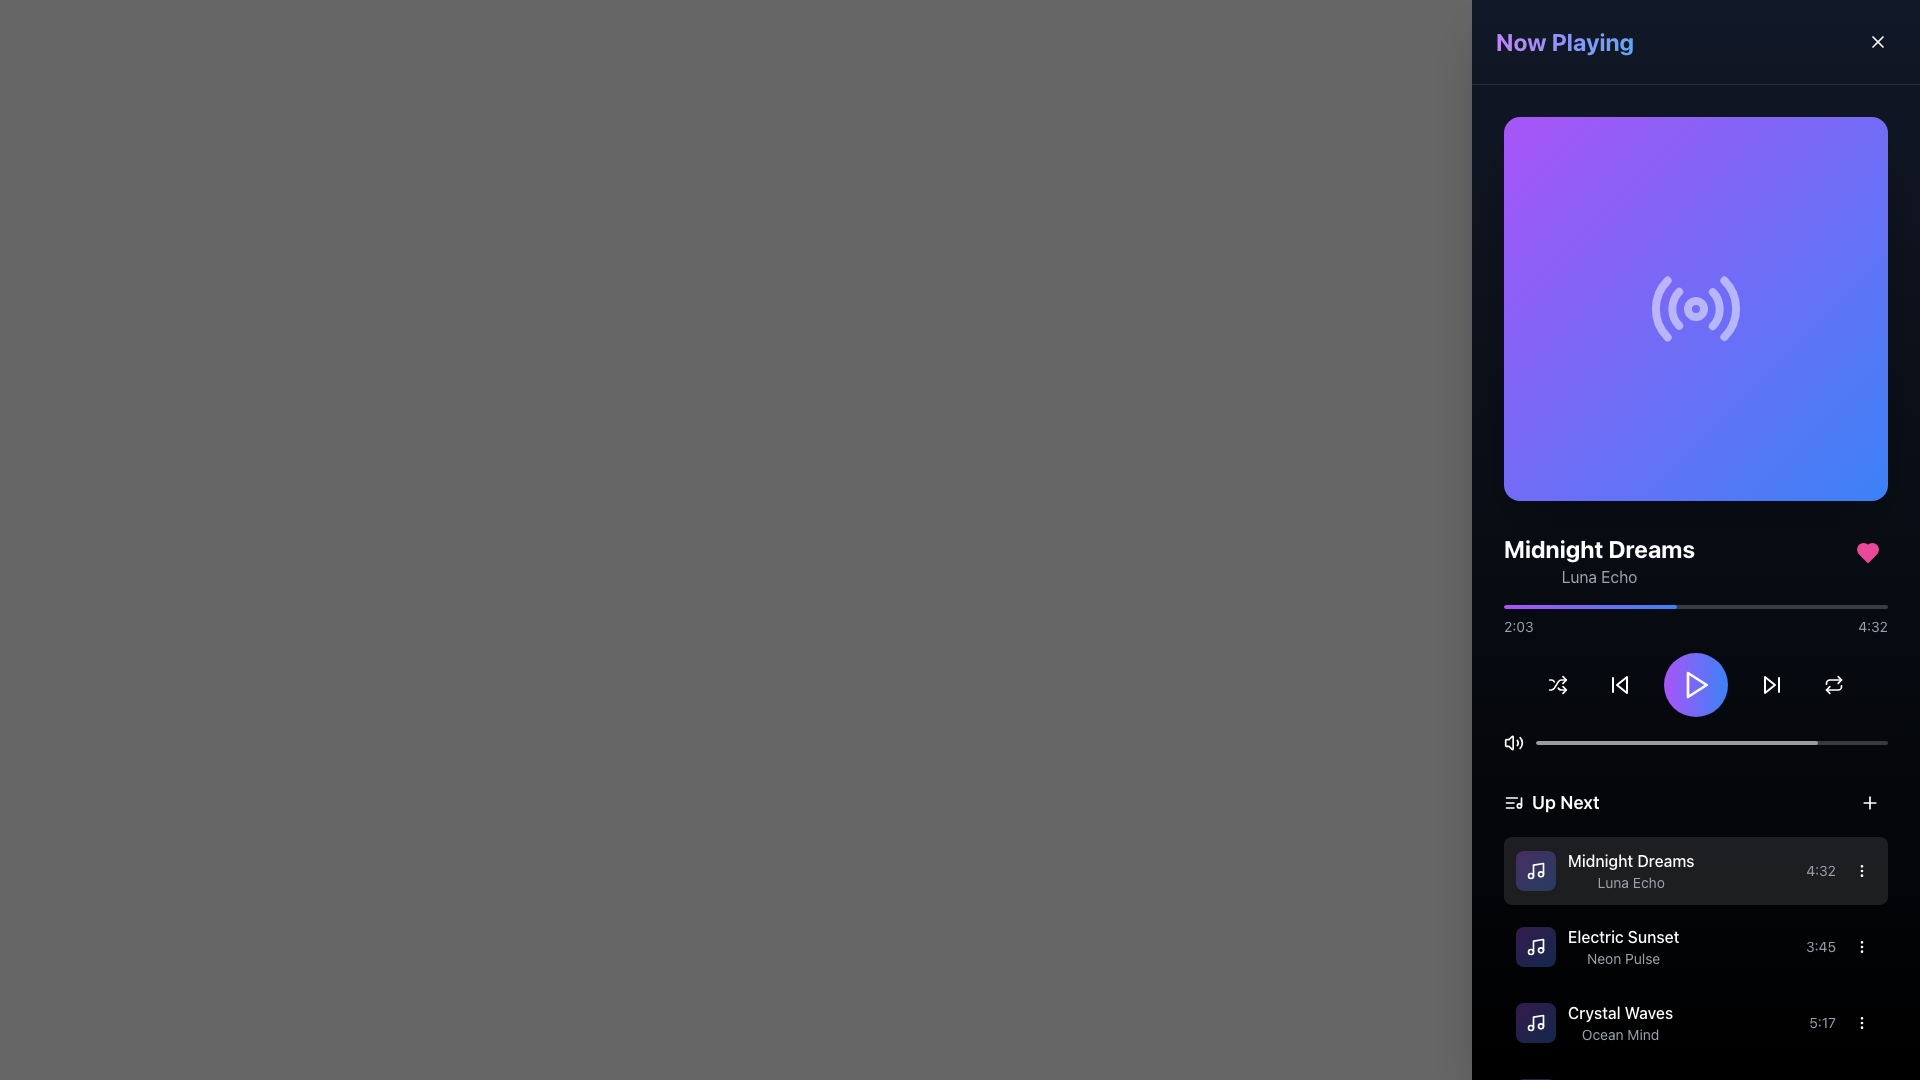 This screenshot has width=1920, height=1080. I want to click on playback position, so click(1732, 743).